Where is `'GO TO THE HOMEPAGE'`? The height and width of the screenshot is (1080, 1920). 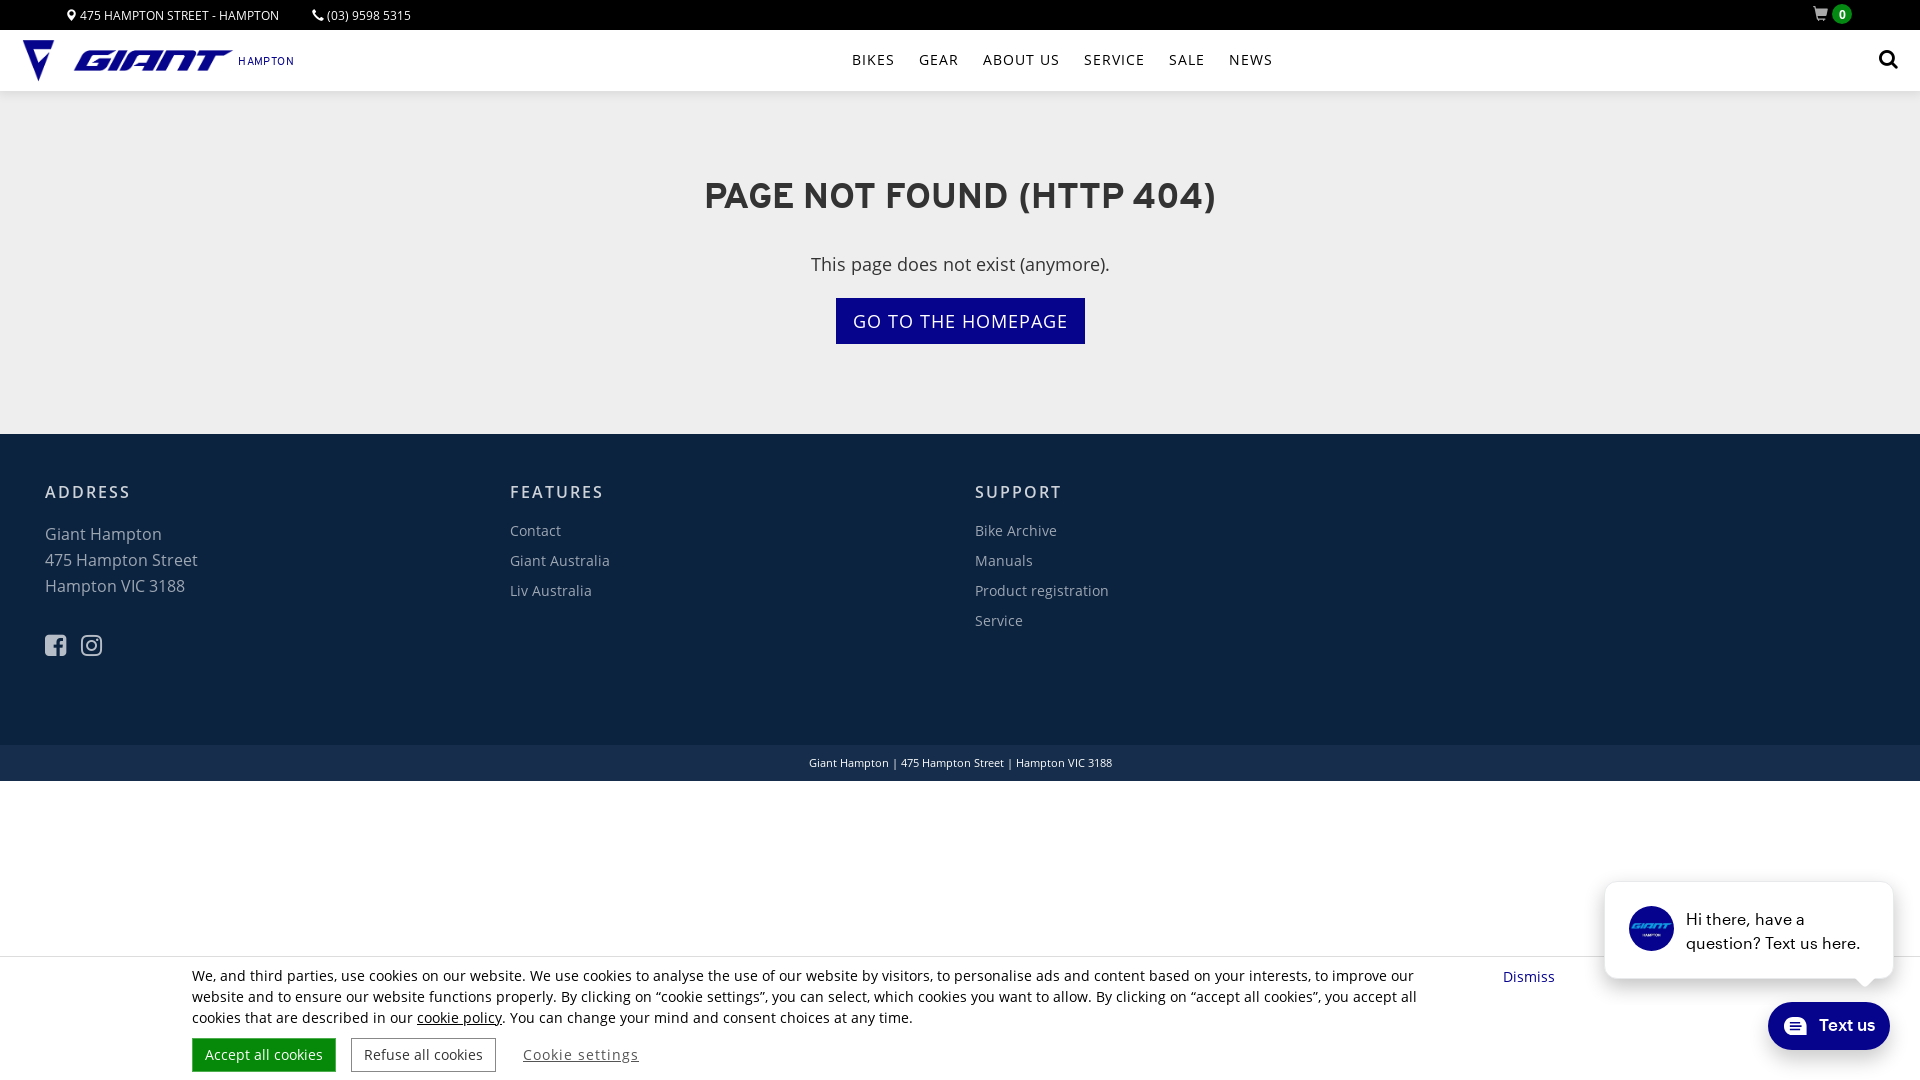 'GO TO THE HOMEPAGE' is located at coordinates (960, 319).